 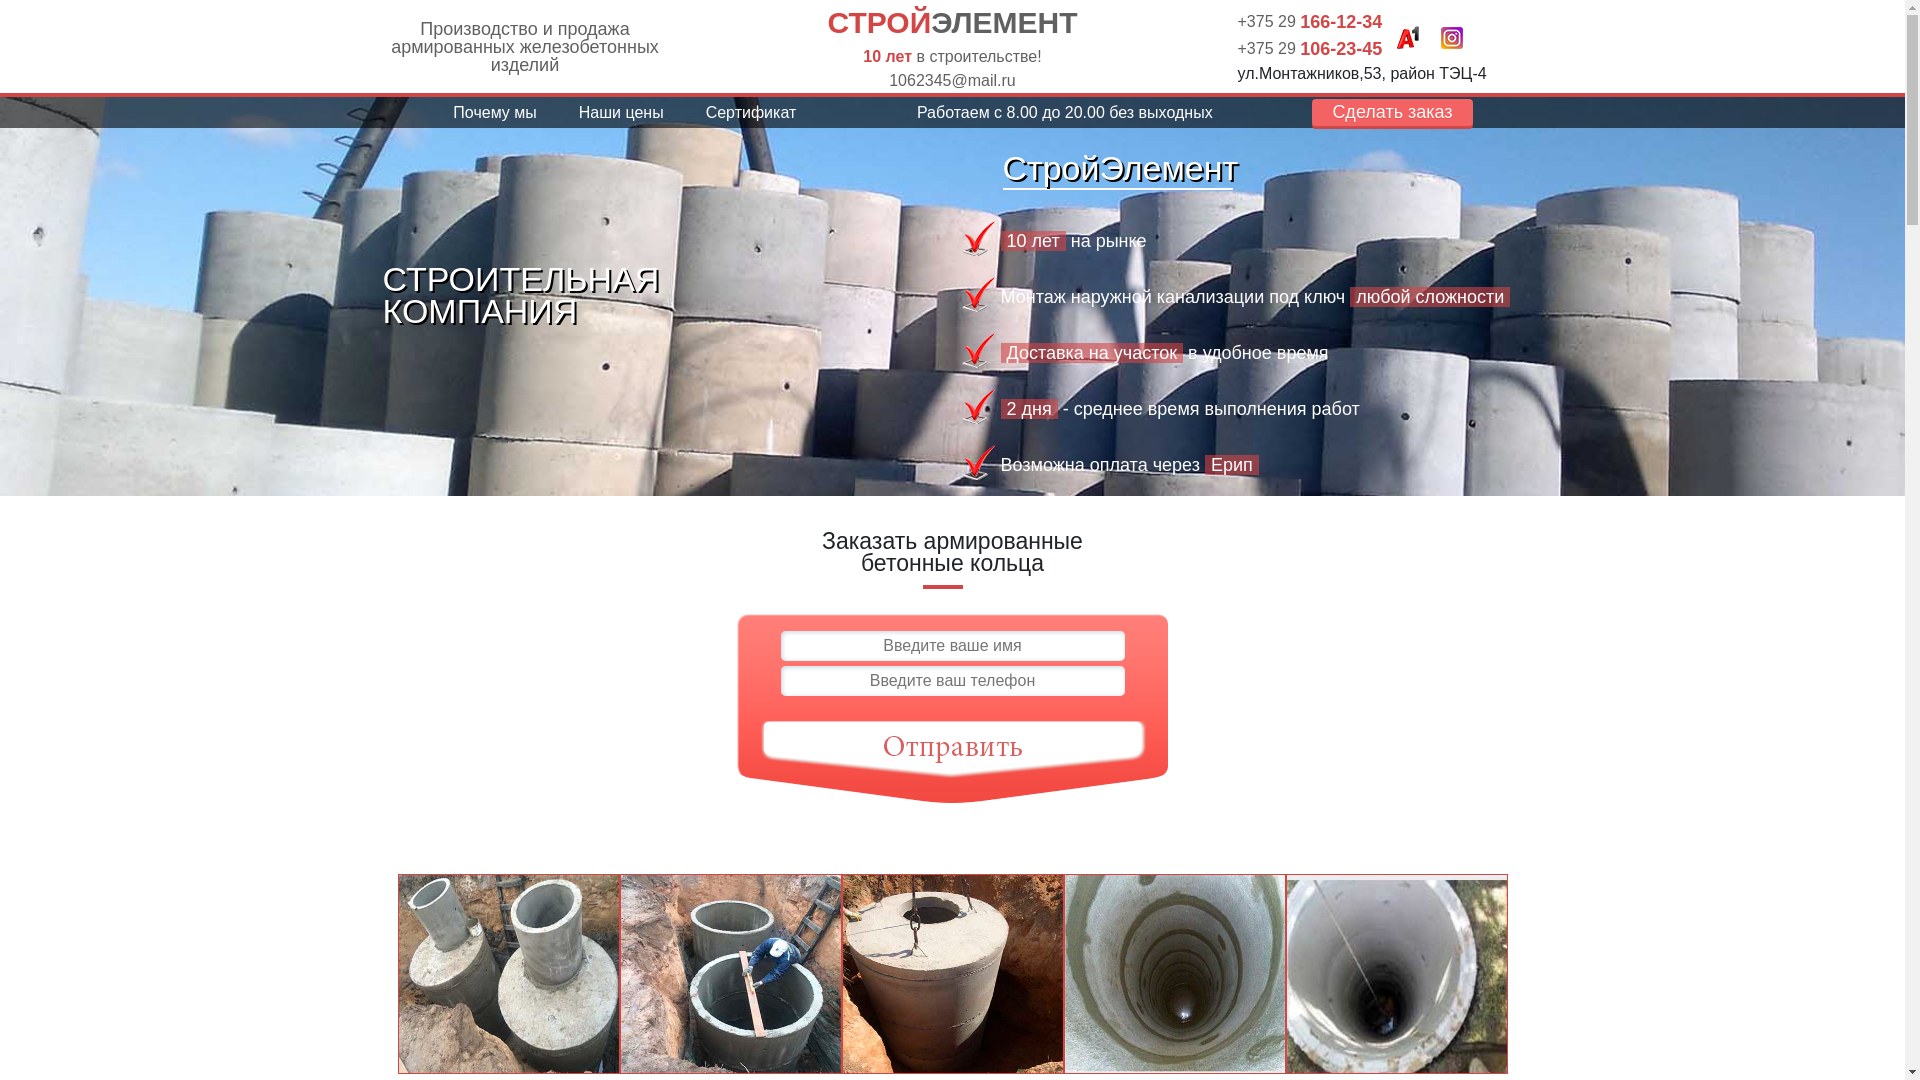 What do you see at coordinates (1310, 21) in the screenshot?
I see `'+375 29 166-12-34'` at bounding box center [1310, 21].